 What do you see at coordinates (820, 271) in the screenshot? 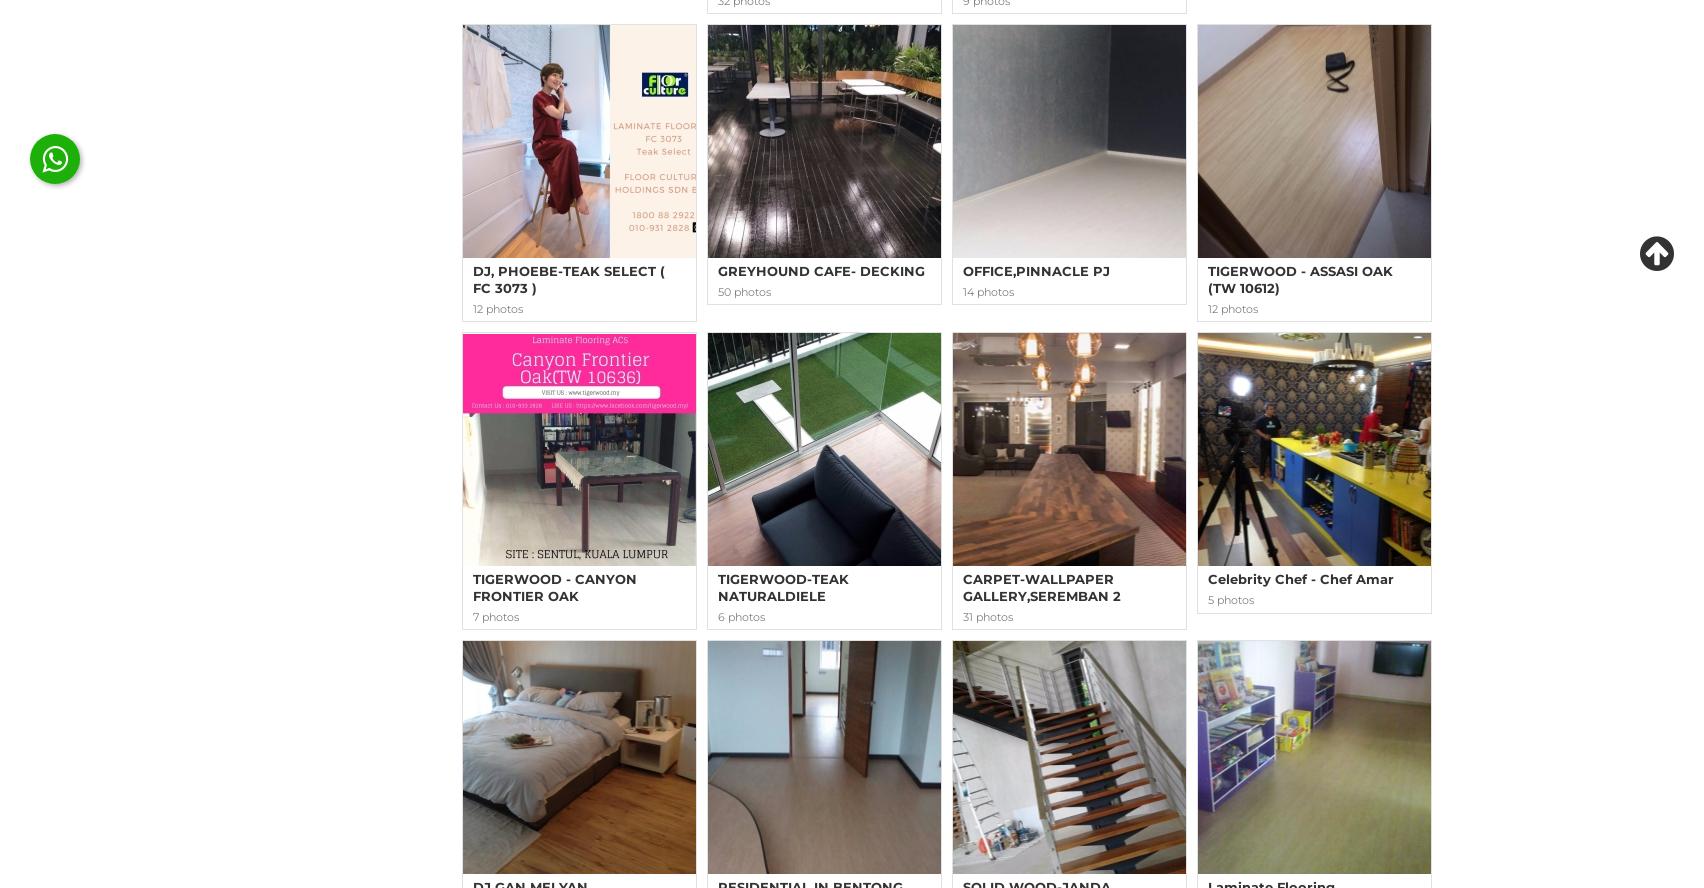
I see `'GREYHOUND CAFE- DECKING'` at bounding box center [820, 271].